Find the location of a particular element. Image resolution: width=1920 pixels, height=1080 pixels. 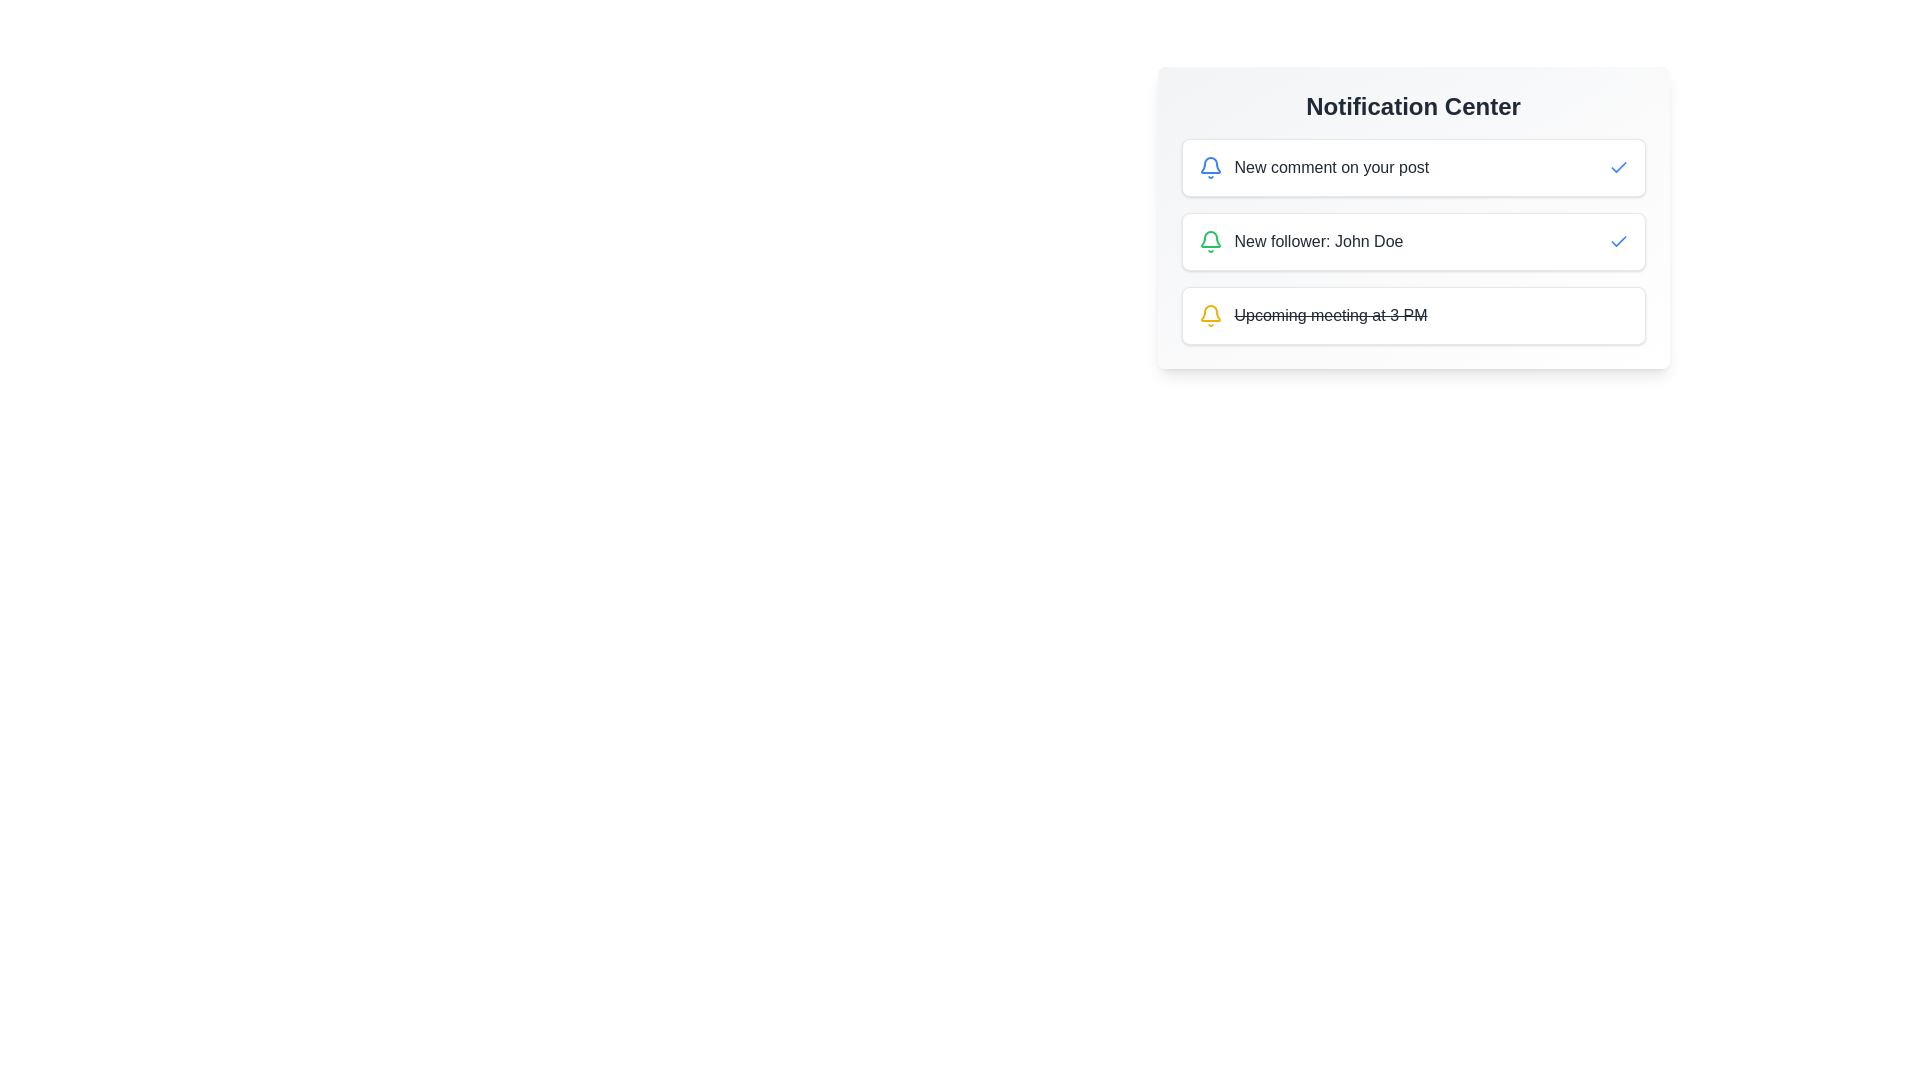

the icon button located at the far-right side of the notification card with the text 'New follower: John Doe' is located at coordinates (1618, 241).